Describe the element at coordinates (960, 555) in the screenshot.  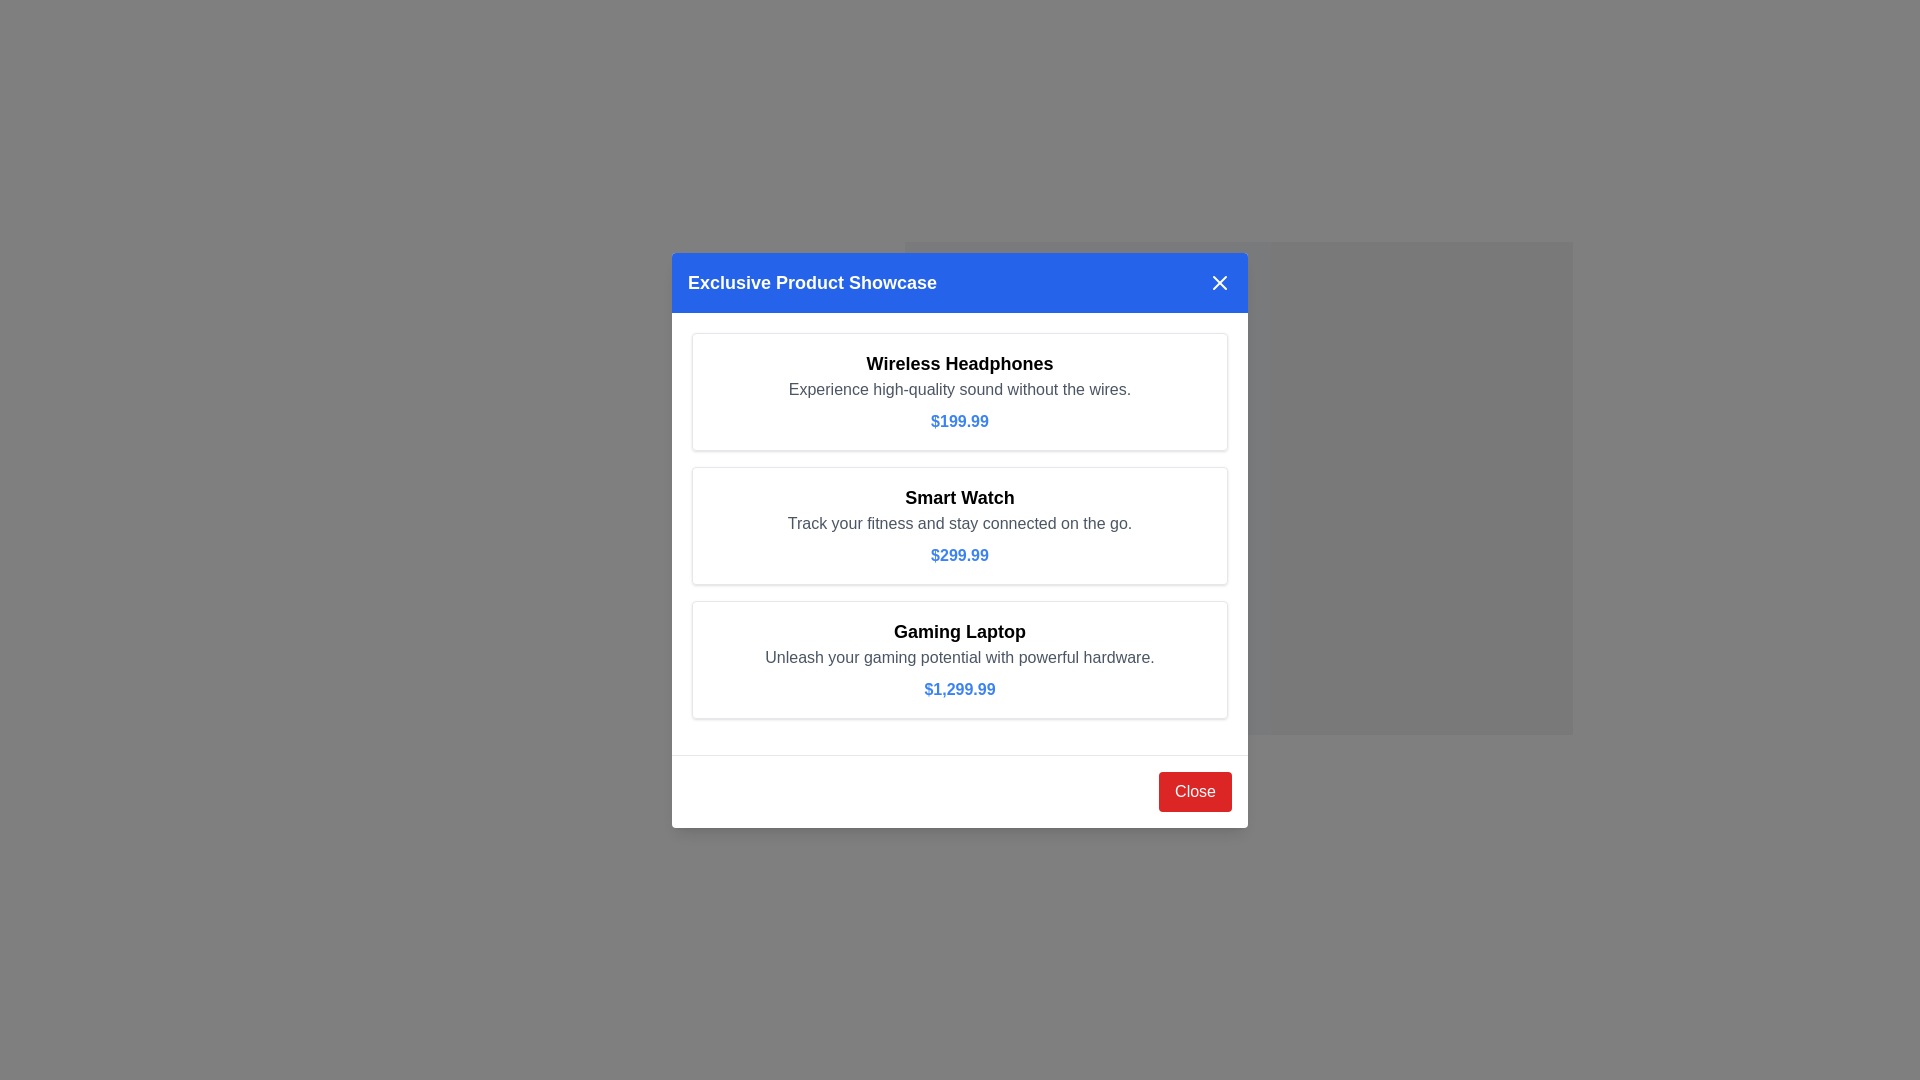
I see `price displayed in the Text label located below the product's description in the Smart Watch item section` at that location.